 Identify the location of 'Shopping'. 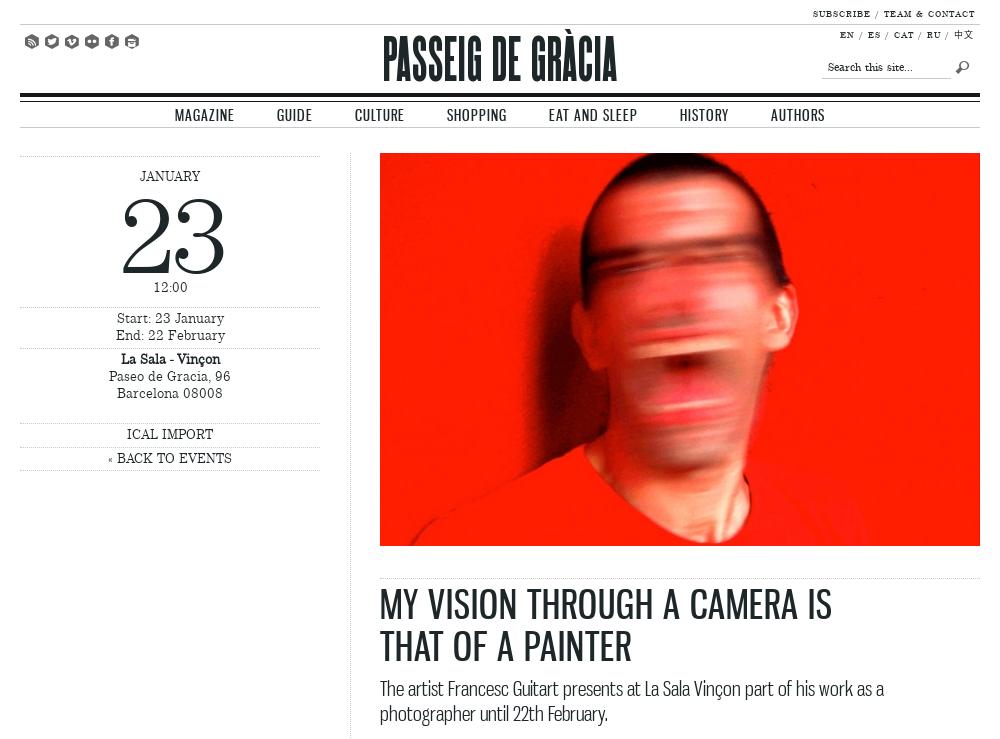
(476, 114).